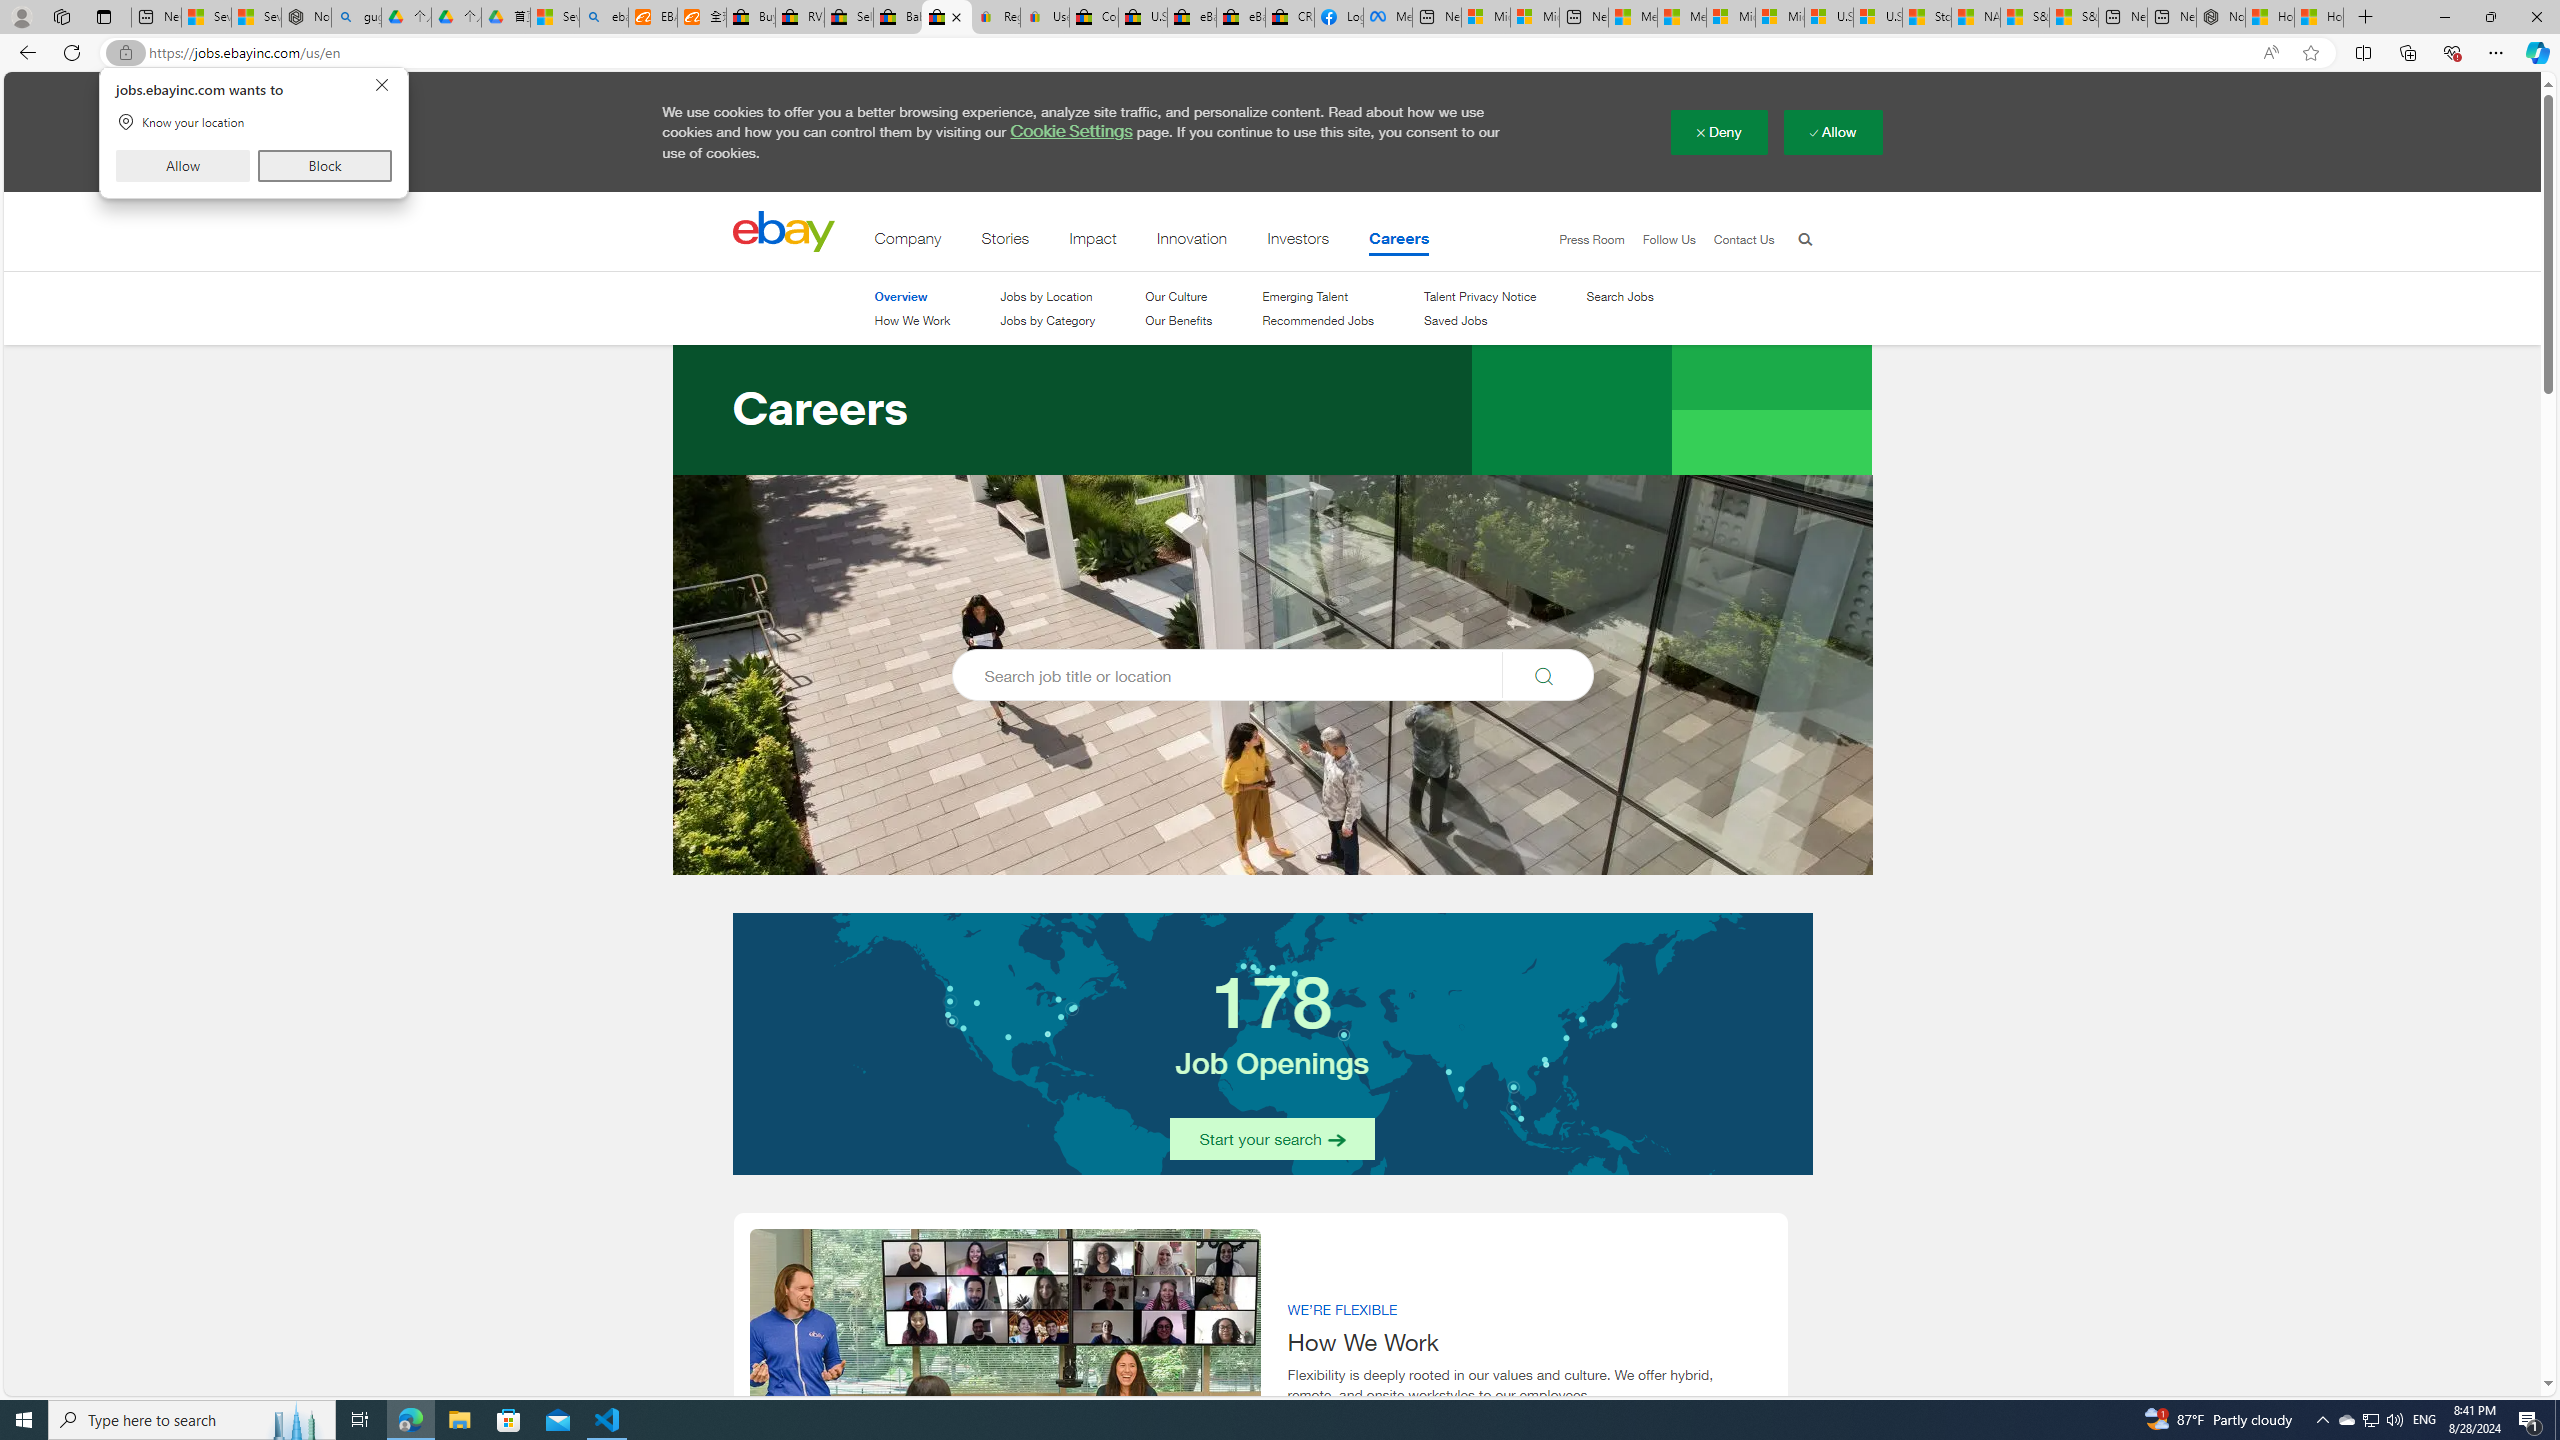  What do you see at coordinates (1399, 242) in the screenshot?
I see `'Careers'` at bounding box center [1399, 242].